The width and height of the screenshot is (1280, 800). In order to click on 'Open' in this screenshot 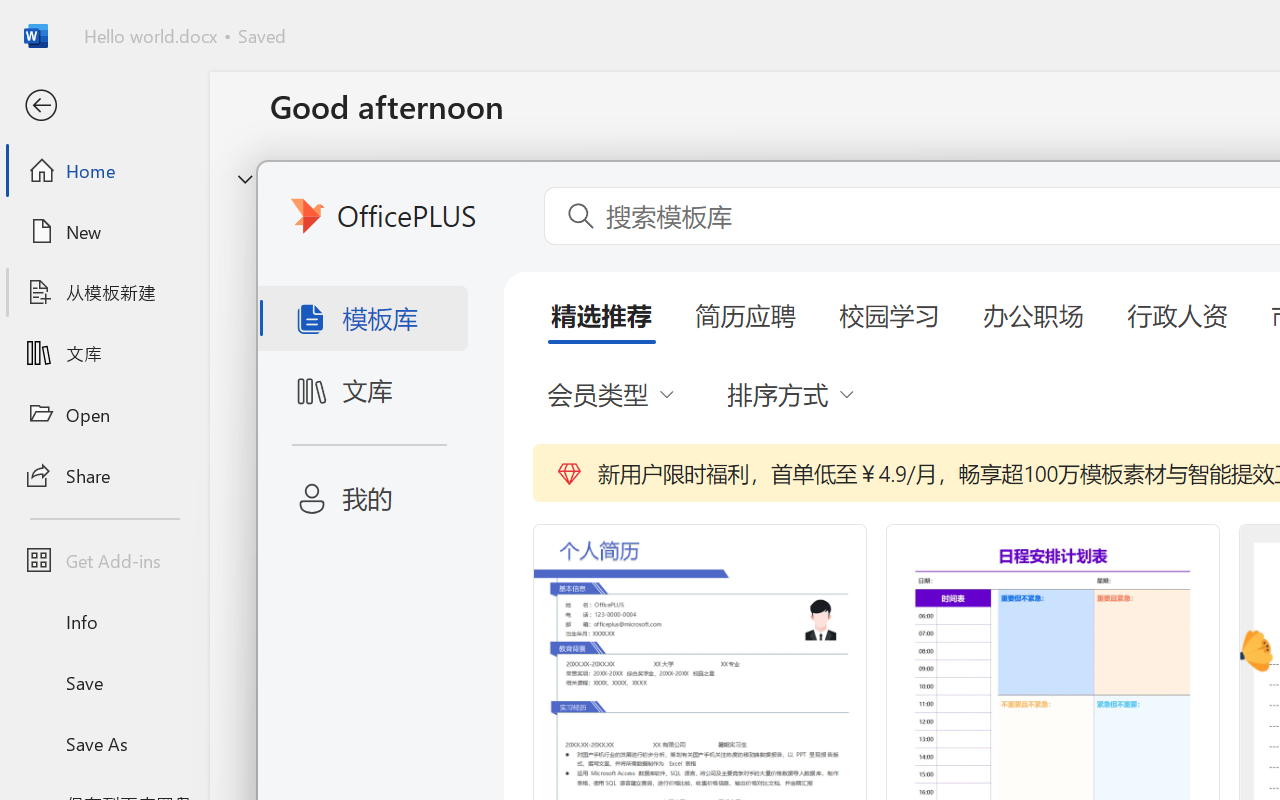, I will do `click(103, 414)`.